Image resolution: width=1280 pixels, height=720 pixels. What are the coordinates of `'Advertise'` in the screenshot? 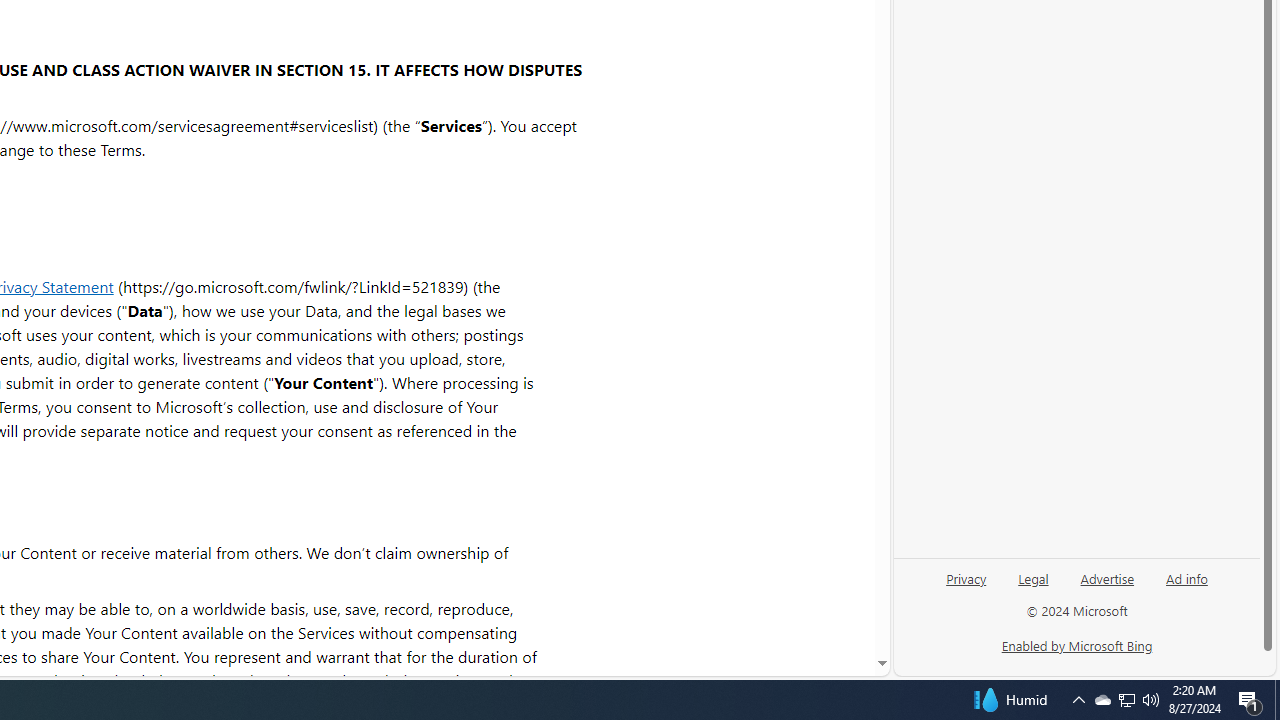 It's located at (1106, 585).